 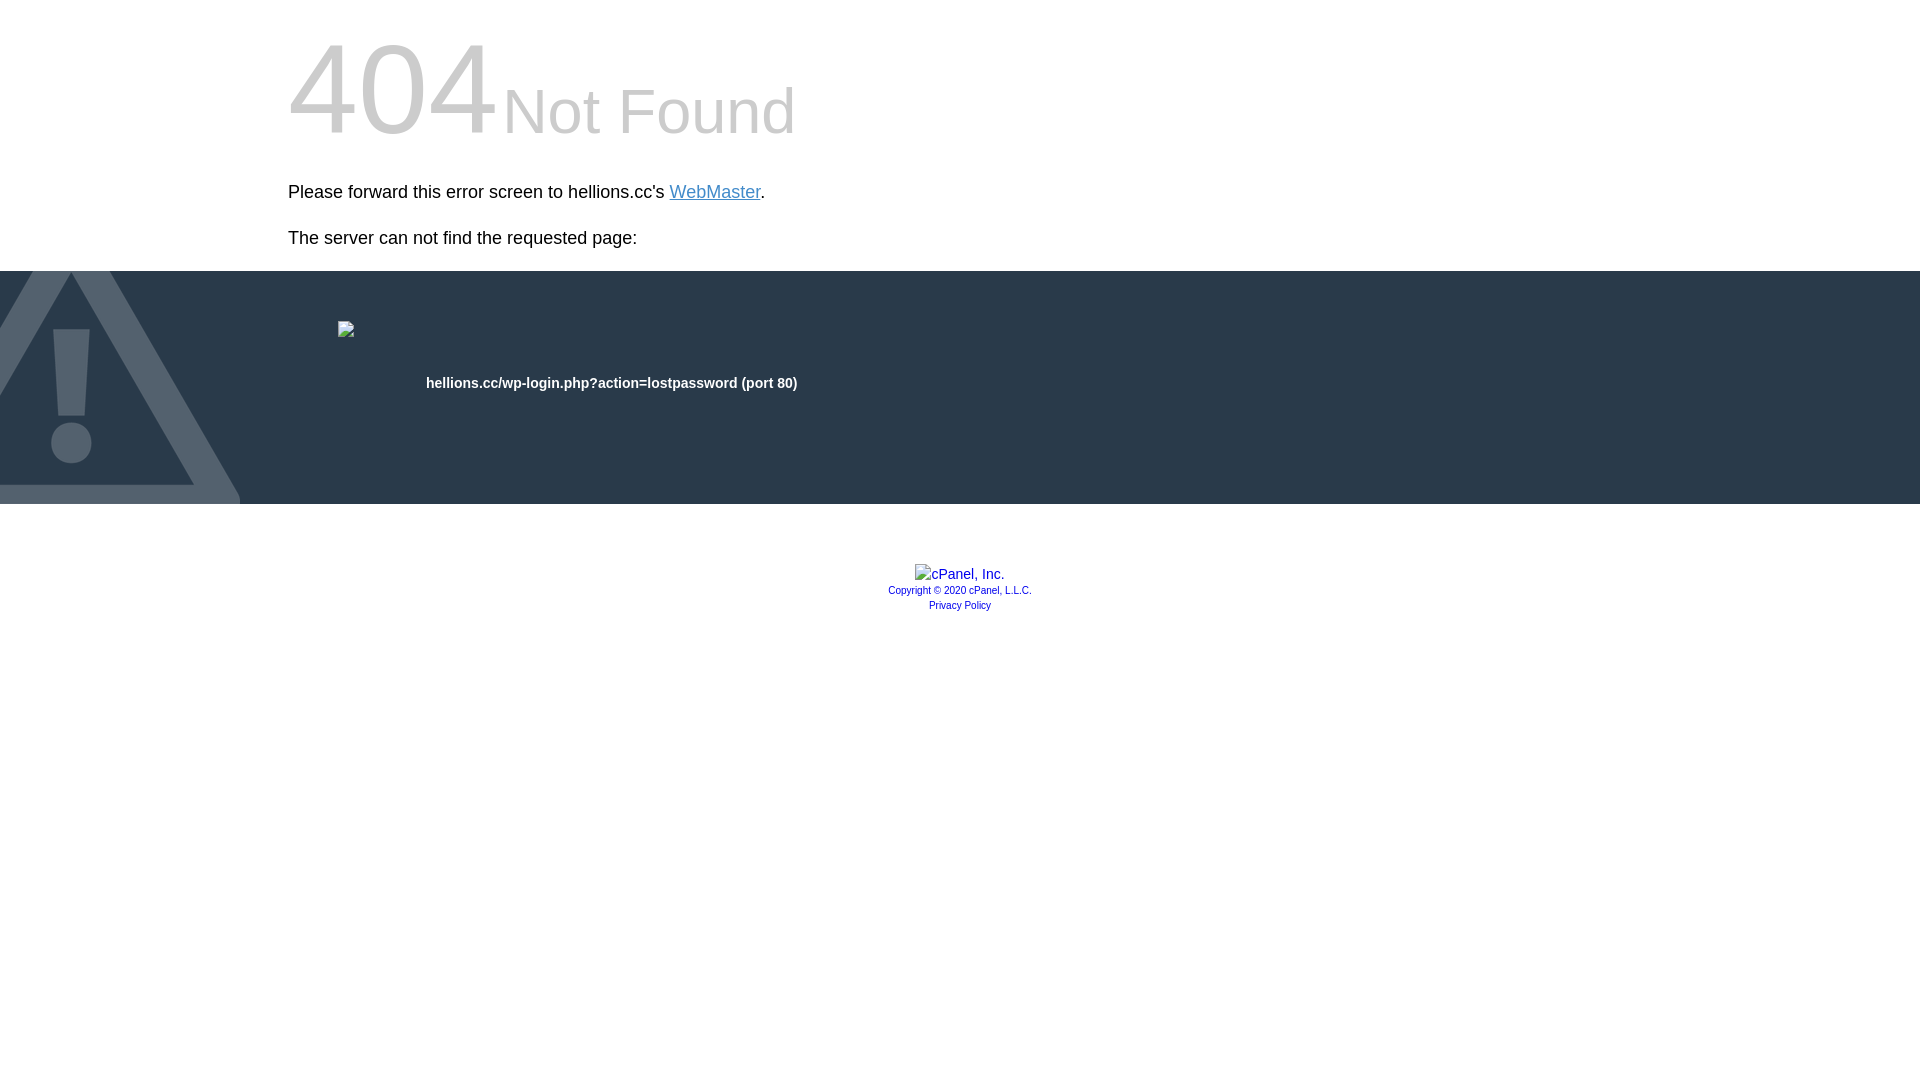 I want to click on 'Privacy Policy', so click(x=960, y=604).